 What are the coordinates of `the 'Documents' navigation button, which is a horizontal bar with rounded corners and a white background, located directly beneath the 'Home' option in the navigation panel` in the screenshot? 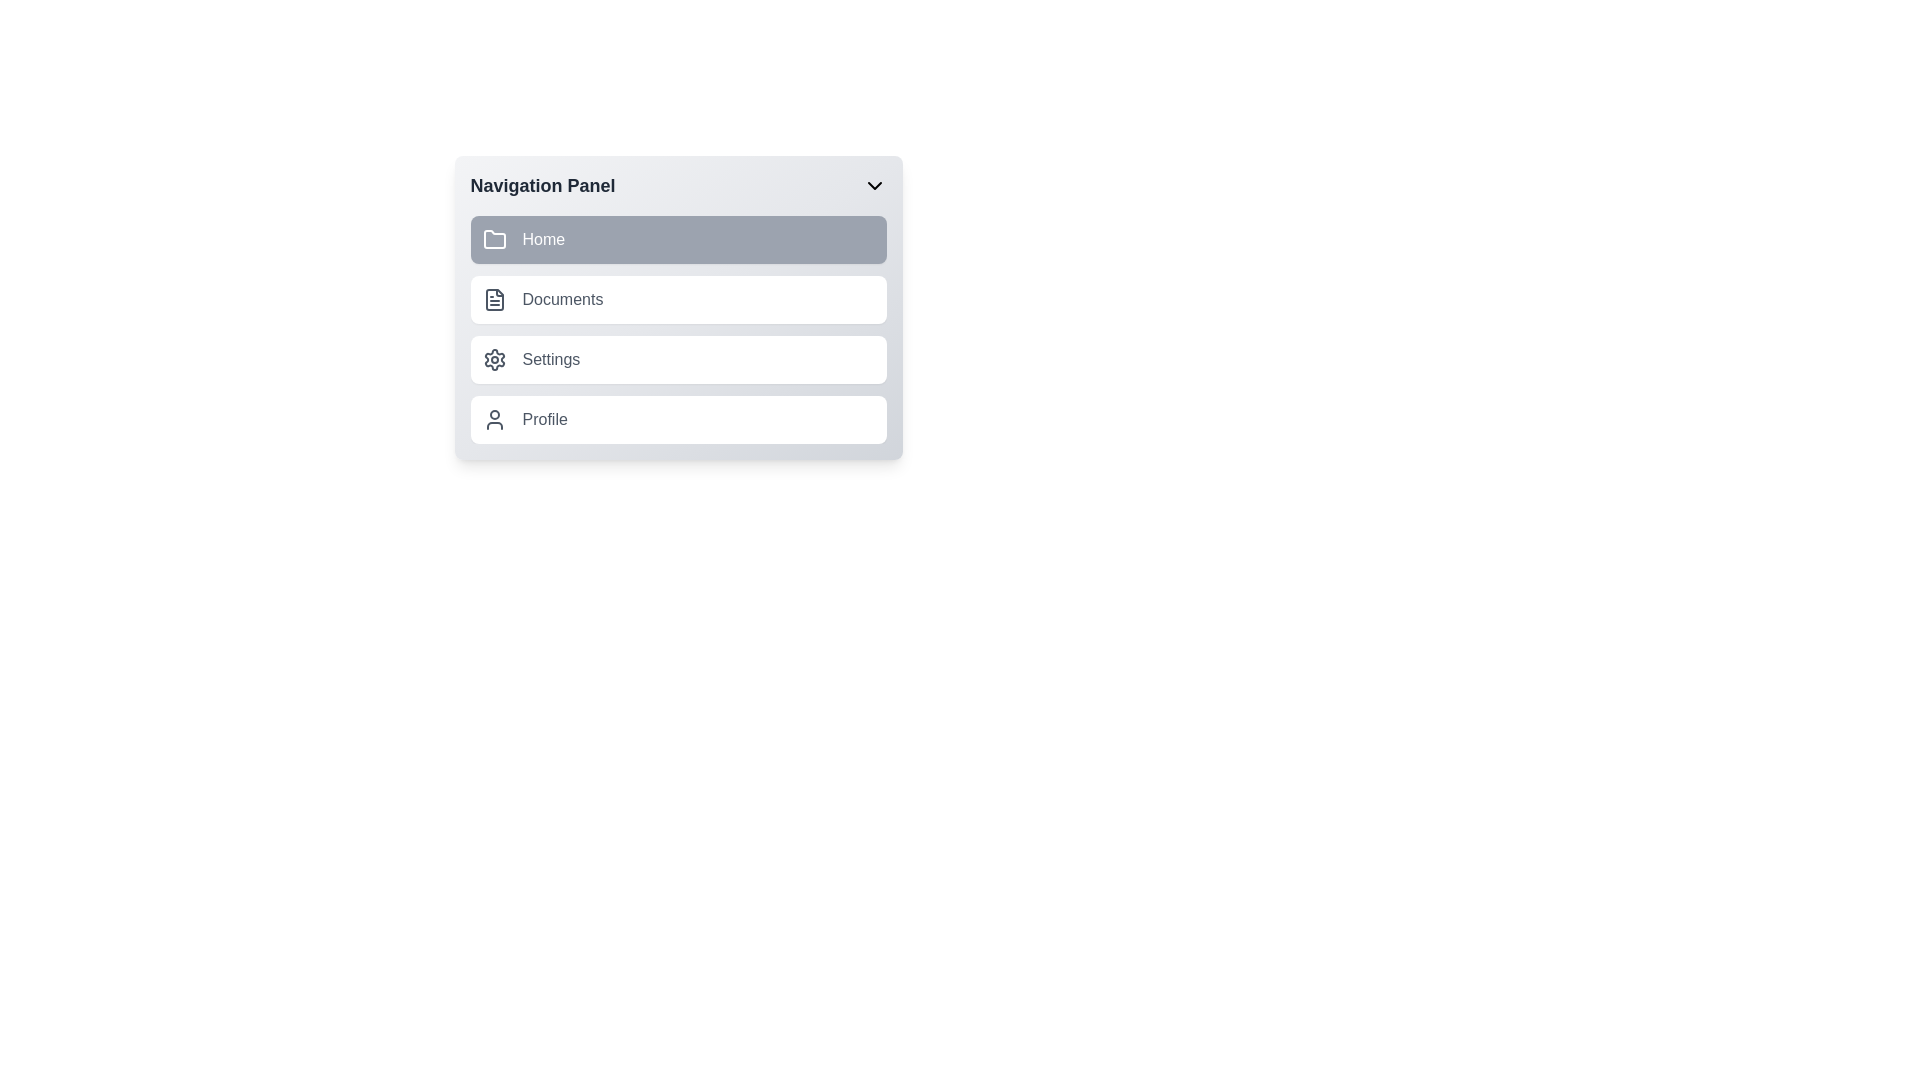 It's located at (678, 320).